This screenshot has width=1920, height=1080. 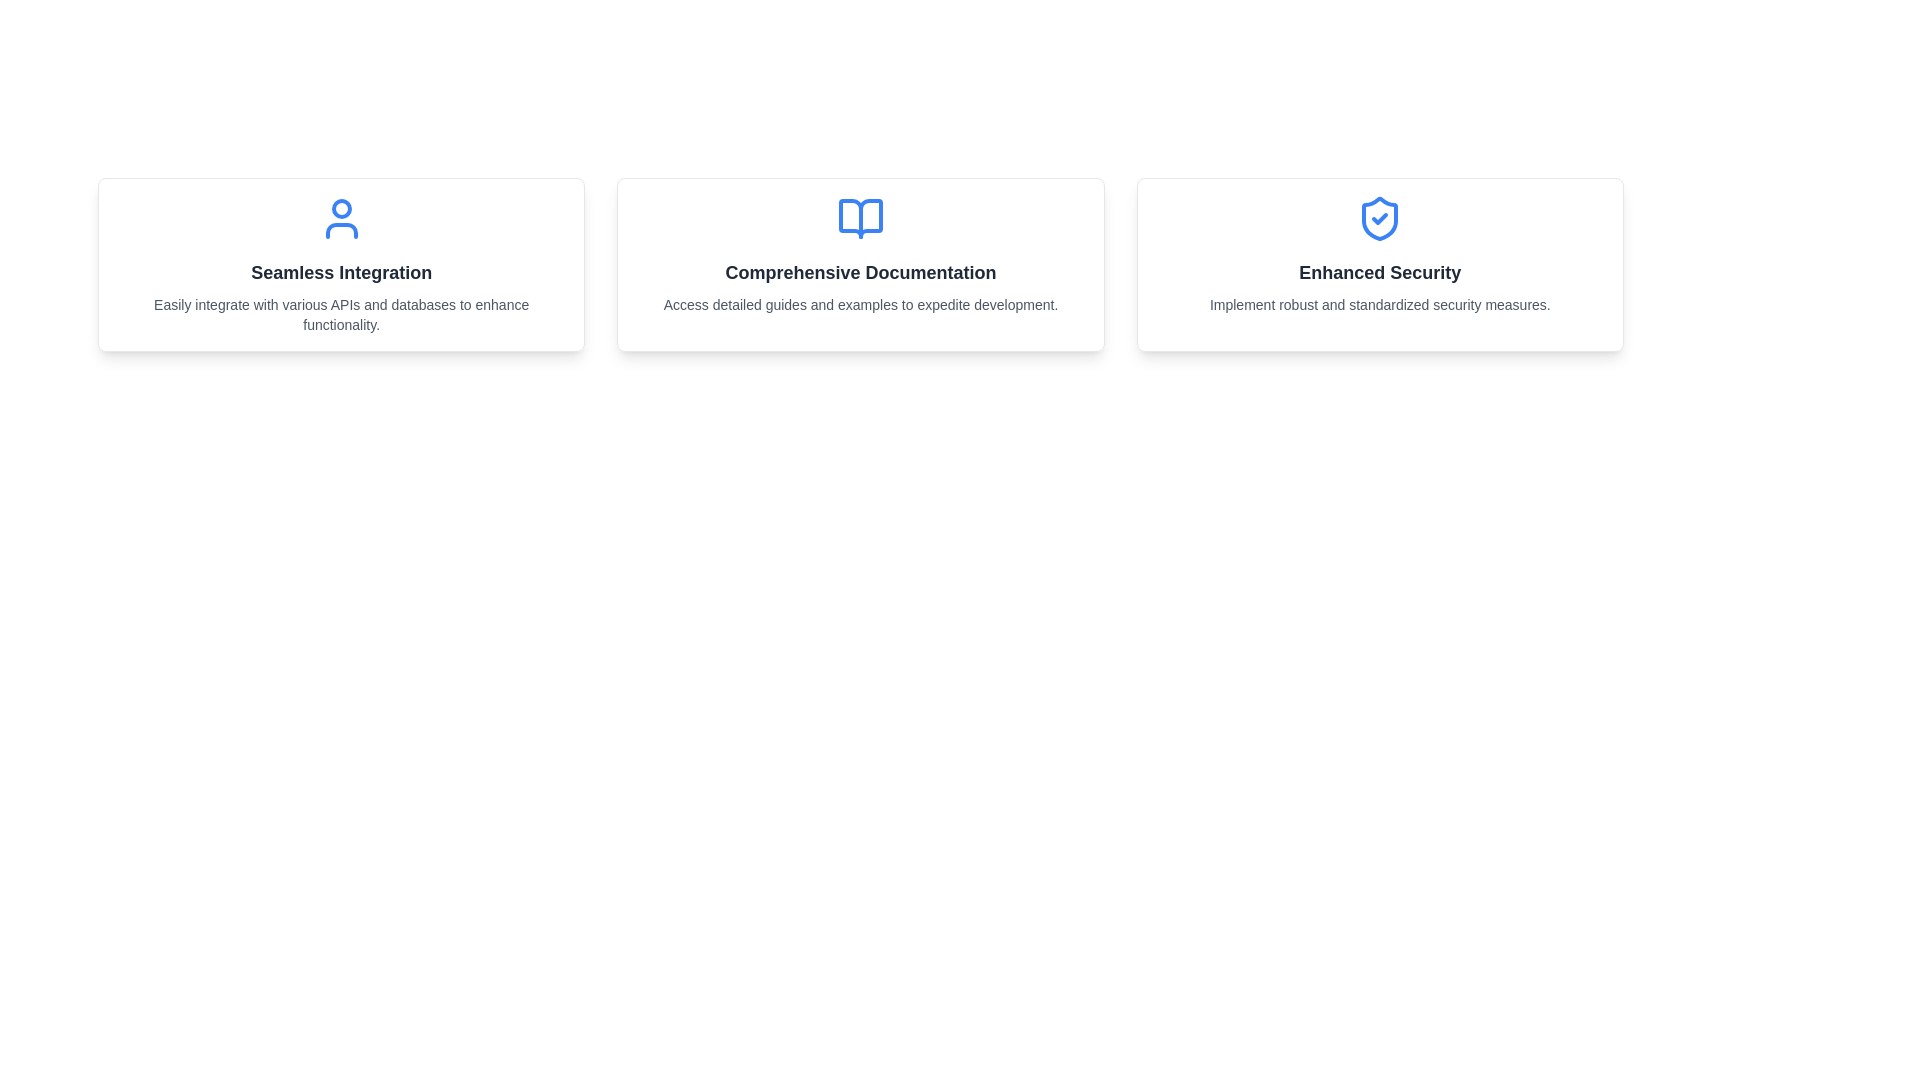 I want to click on the blue open book icon located above the 'Comprehensive Documentation' text in the central feature card, so click(x=860, y=219).